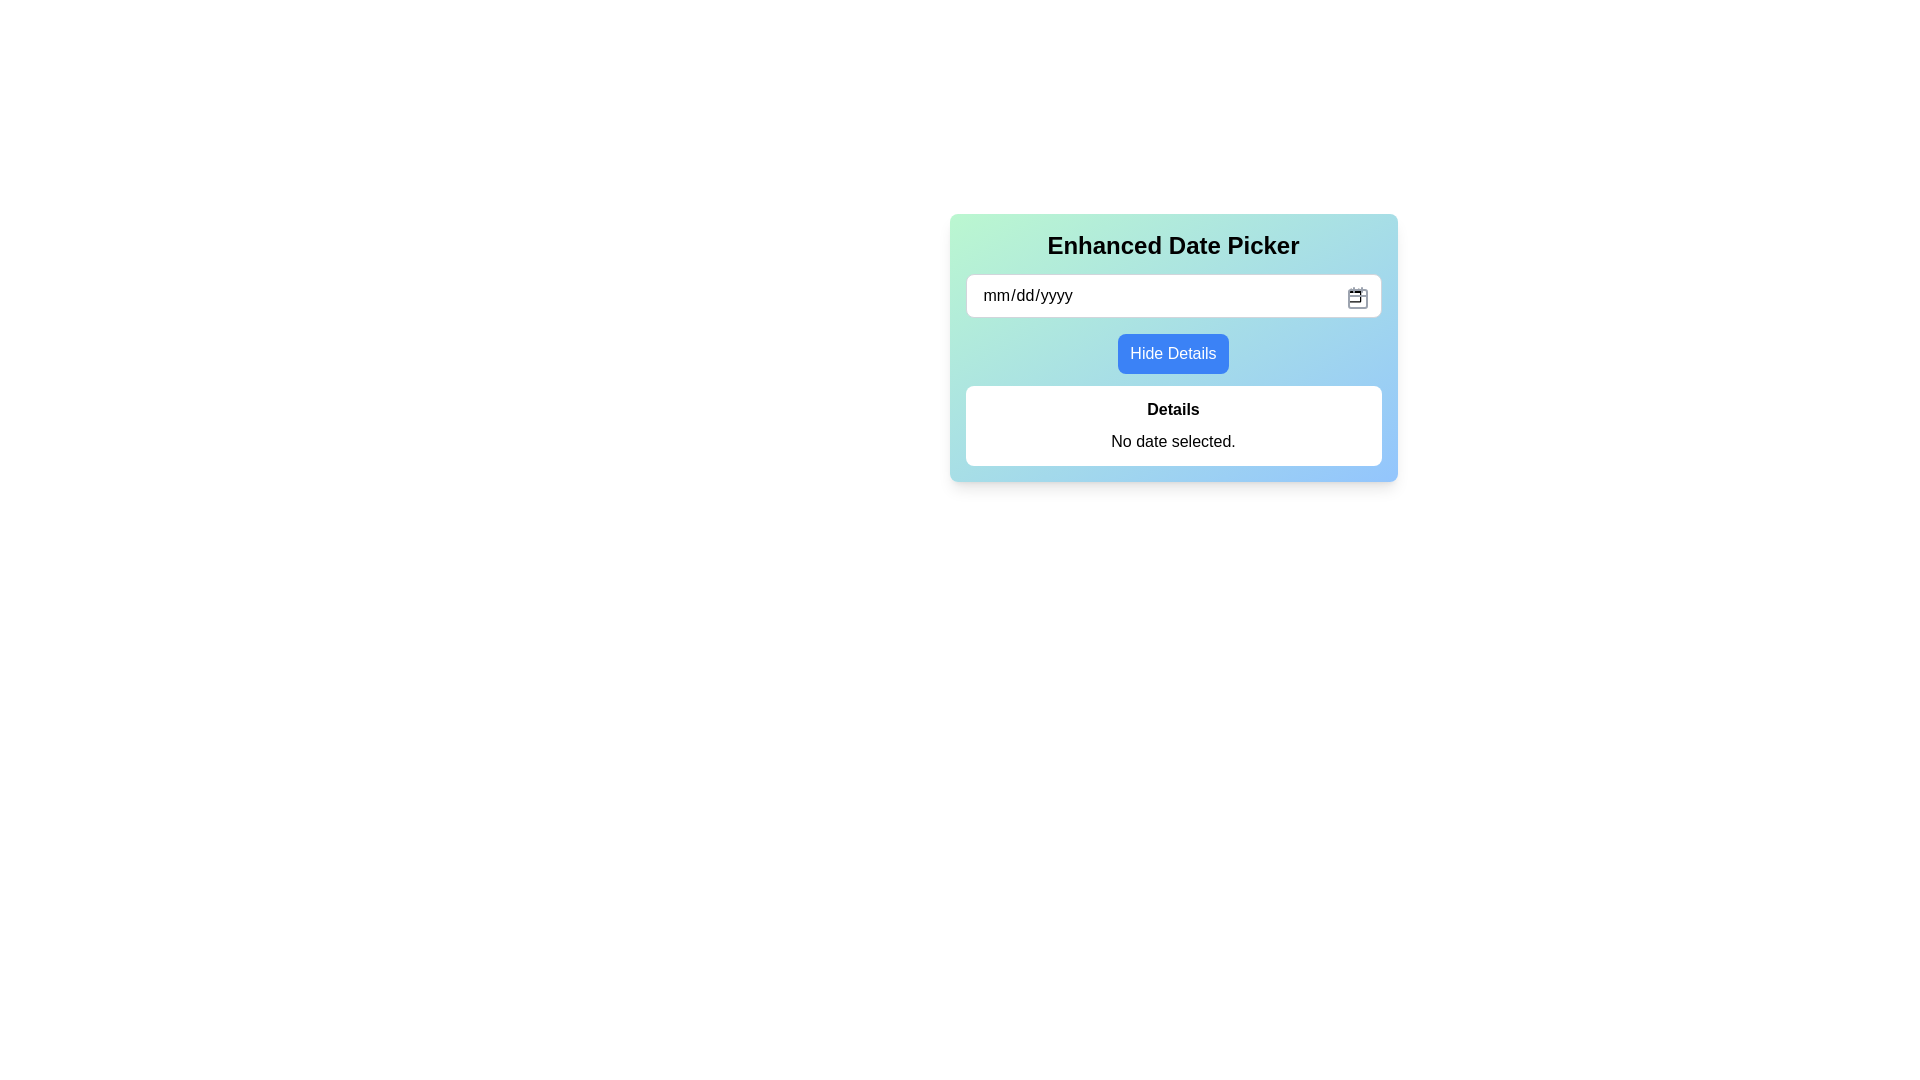 Image resolution: width=1920 pixels, height=1080 pixels. I want to click on the button with rounded corners and a blue background labeled 'Hide Details' to hide additional information, so click(1173, 346).